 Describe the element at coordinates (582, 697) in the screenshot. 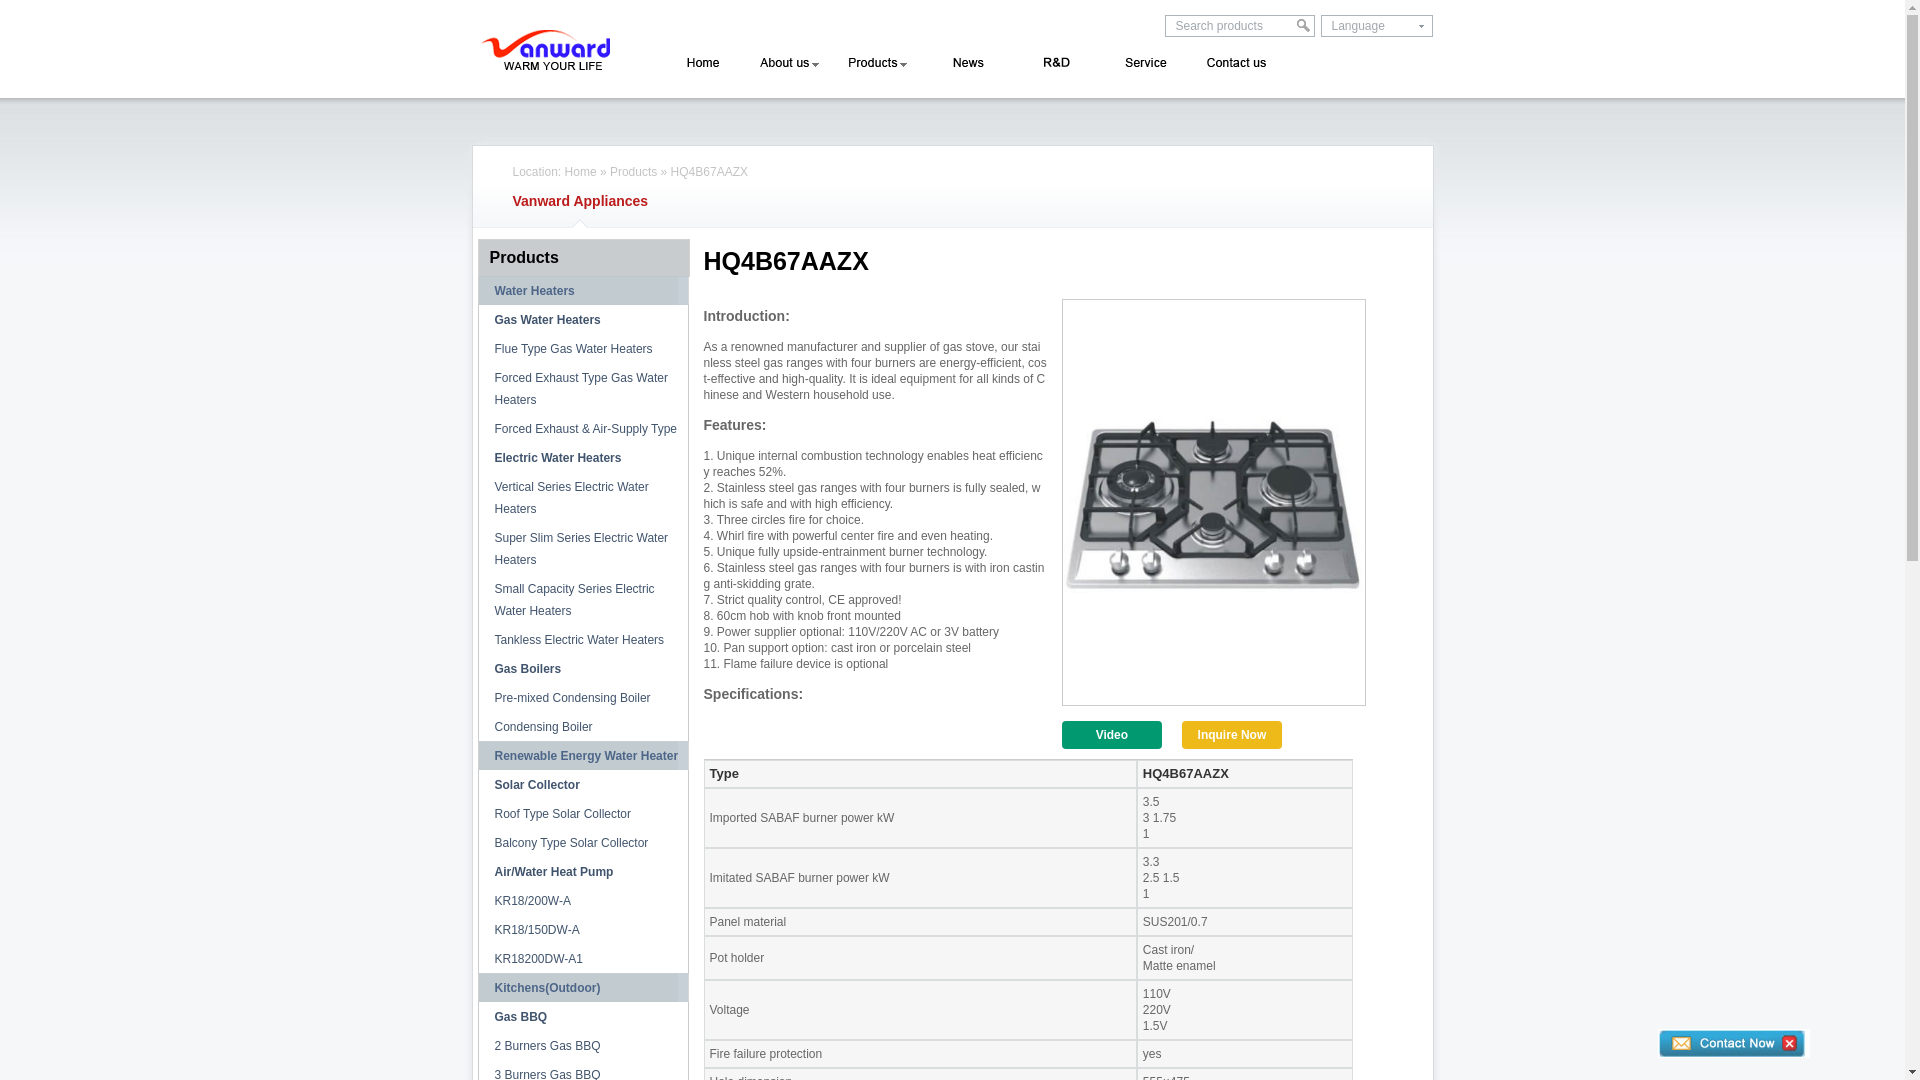

I see `'Pre-mixed Condensing Boiler'` at that location.